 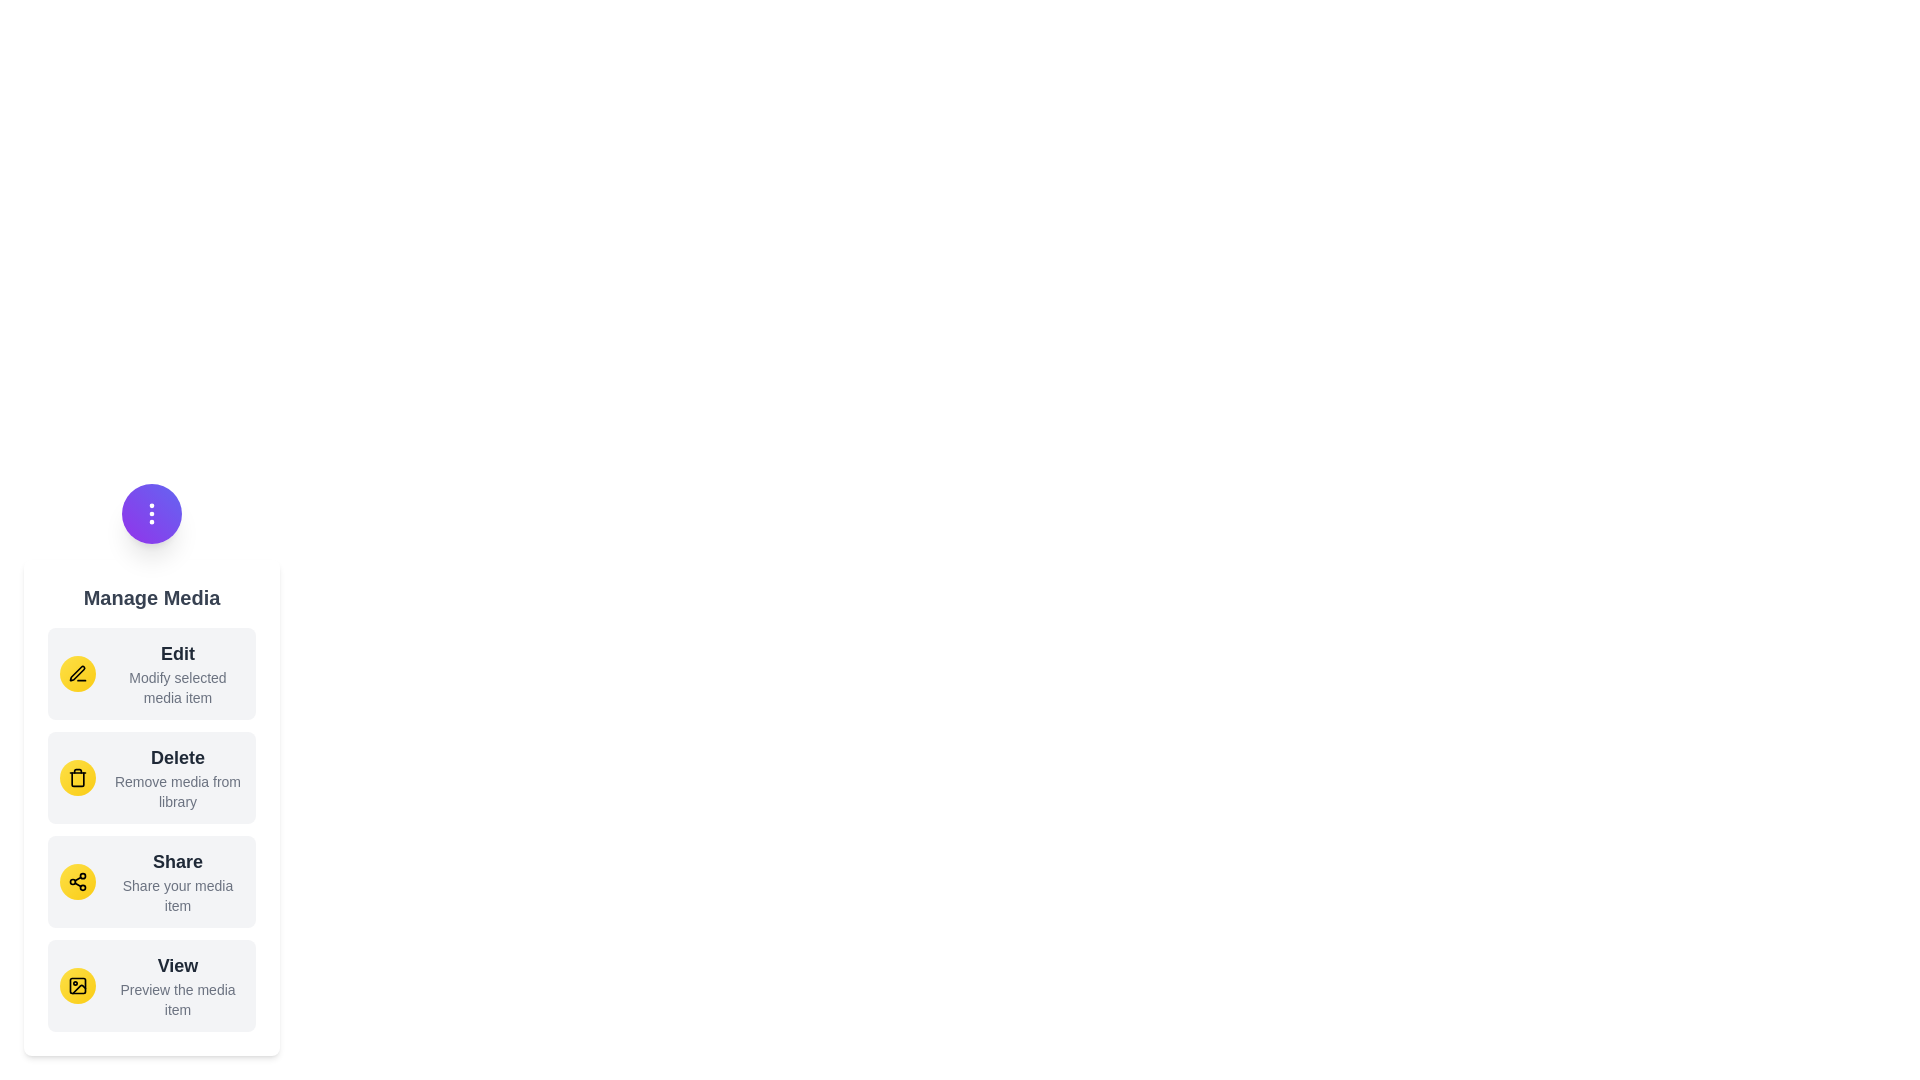 I want to click on the menu item labeled View to view its hover effect, so click(x=151, y=985).